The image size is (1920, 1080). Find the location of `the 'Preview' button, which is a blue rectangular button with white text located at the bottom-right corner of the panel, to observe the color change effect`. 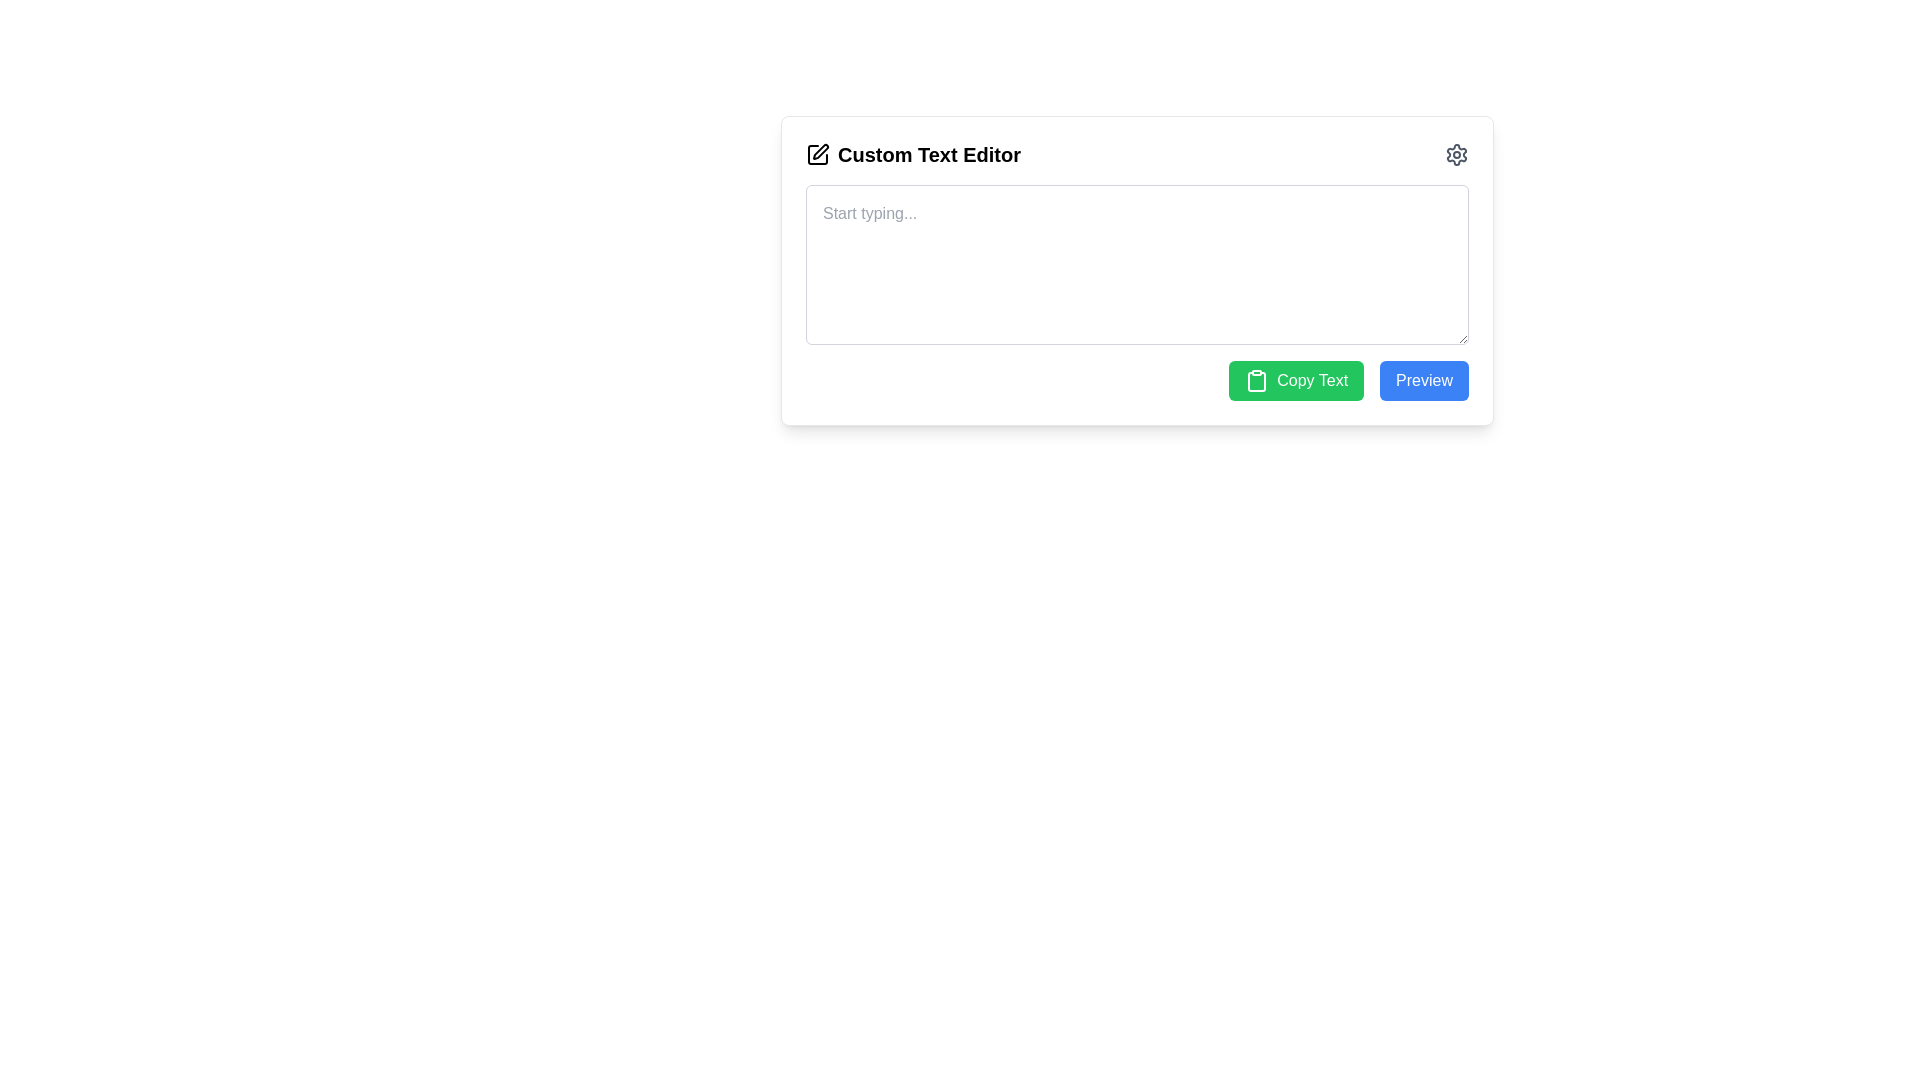

the 'Preview' button, which is a blue rectangular button with white text located at the bottom-right corner of the panel, to observe the color change effect is located at coordinates (1423, 381).